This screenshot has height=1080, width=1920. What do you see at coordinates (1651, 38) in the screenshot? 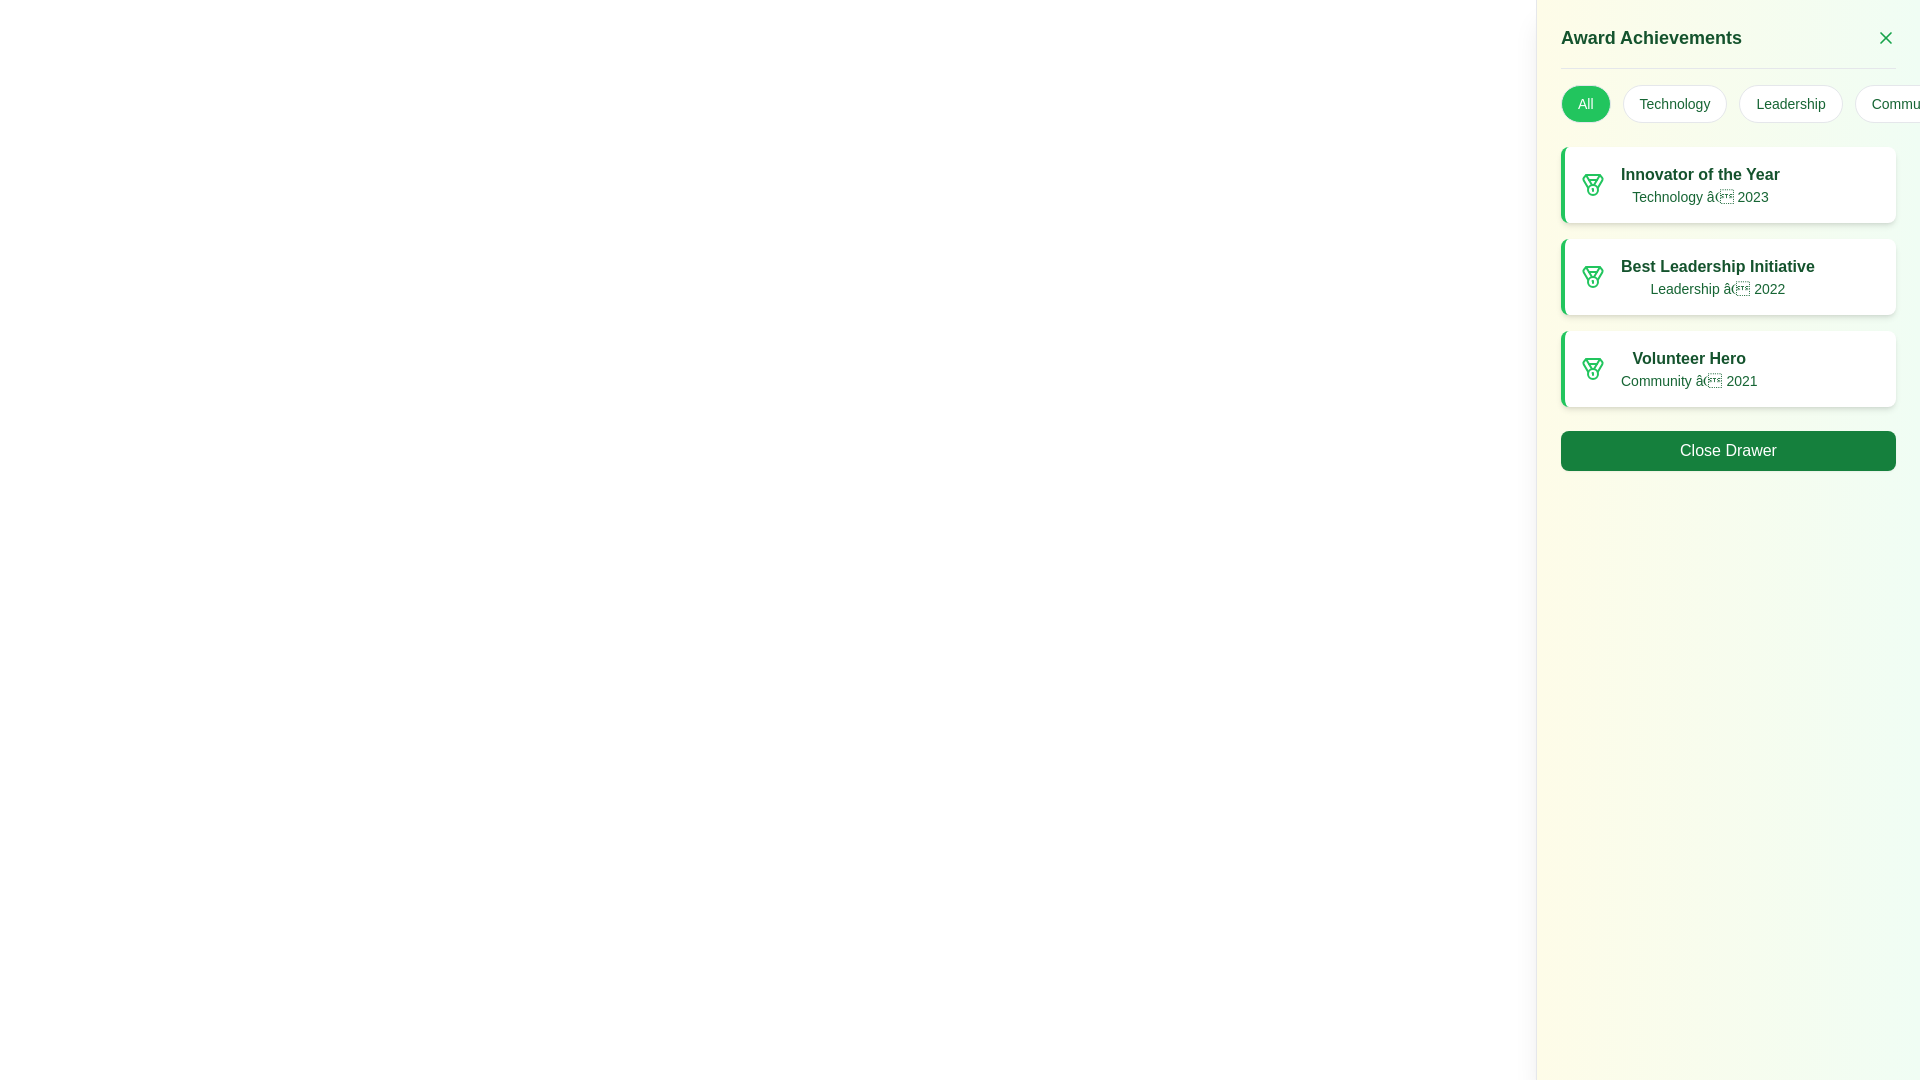
I see `the prominent text label displaying 'Award Achievements' styled in green, bold font, located at the top-right corner of the interface` at bounding box center [1651, 38].